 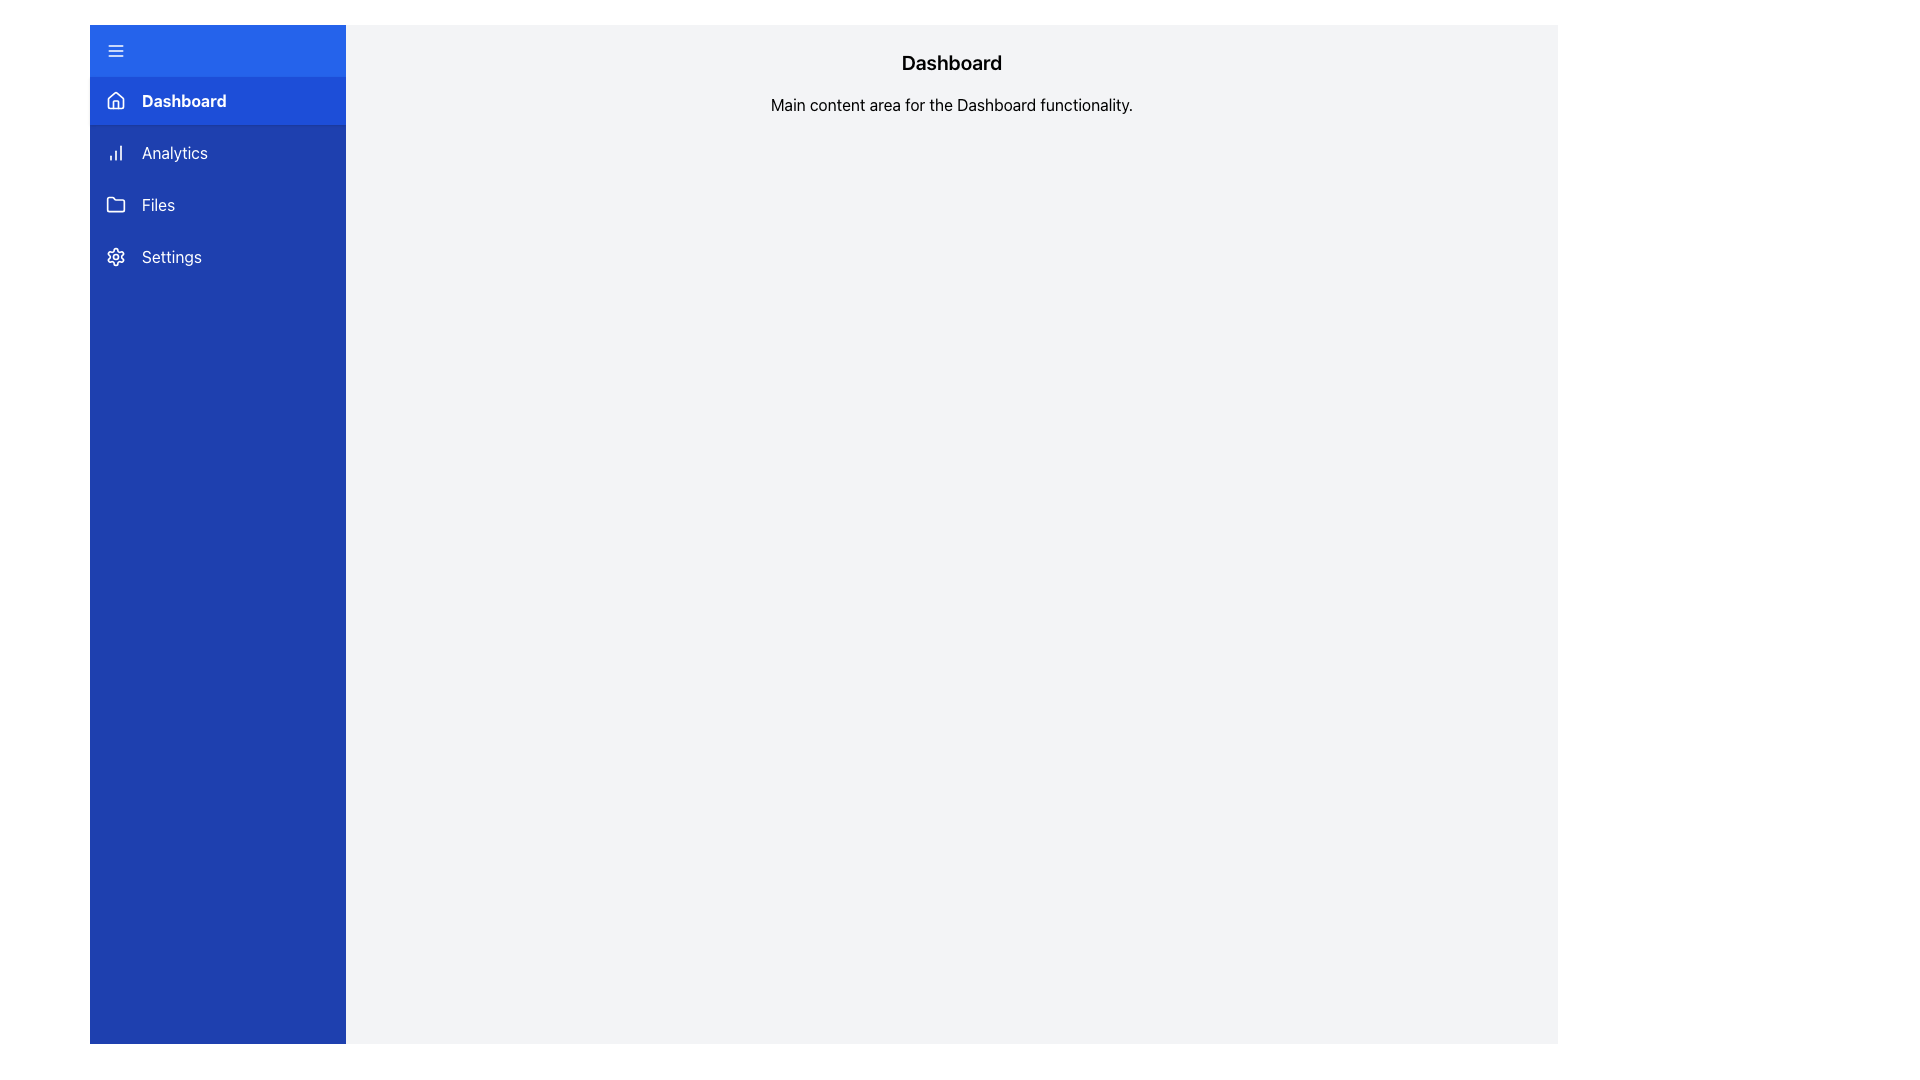 What do you see at coordinates (114, 256) in the screenshot?
I see `the gear-shaped icon in the Settings menu` at bounding box center [114, 256].